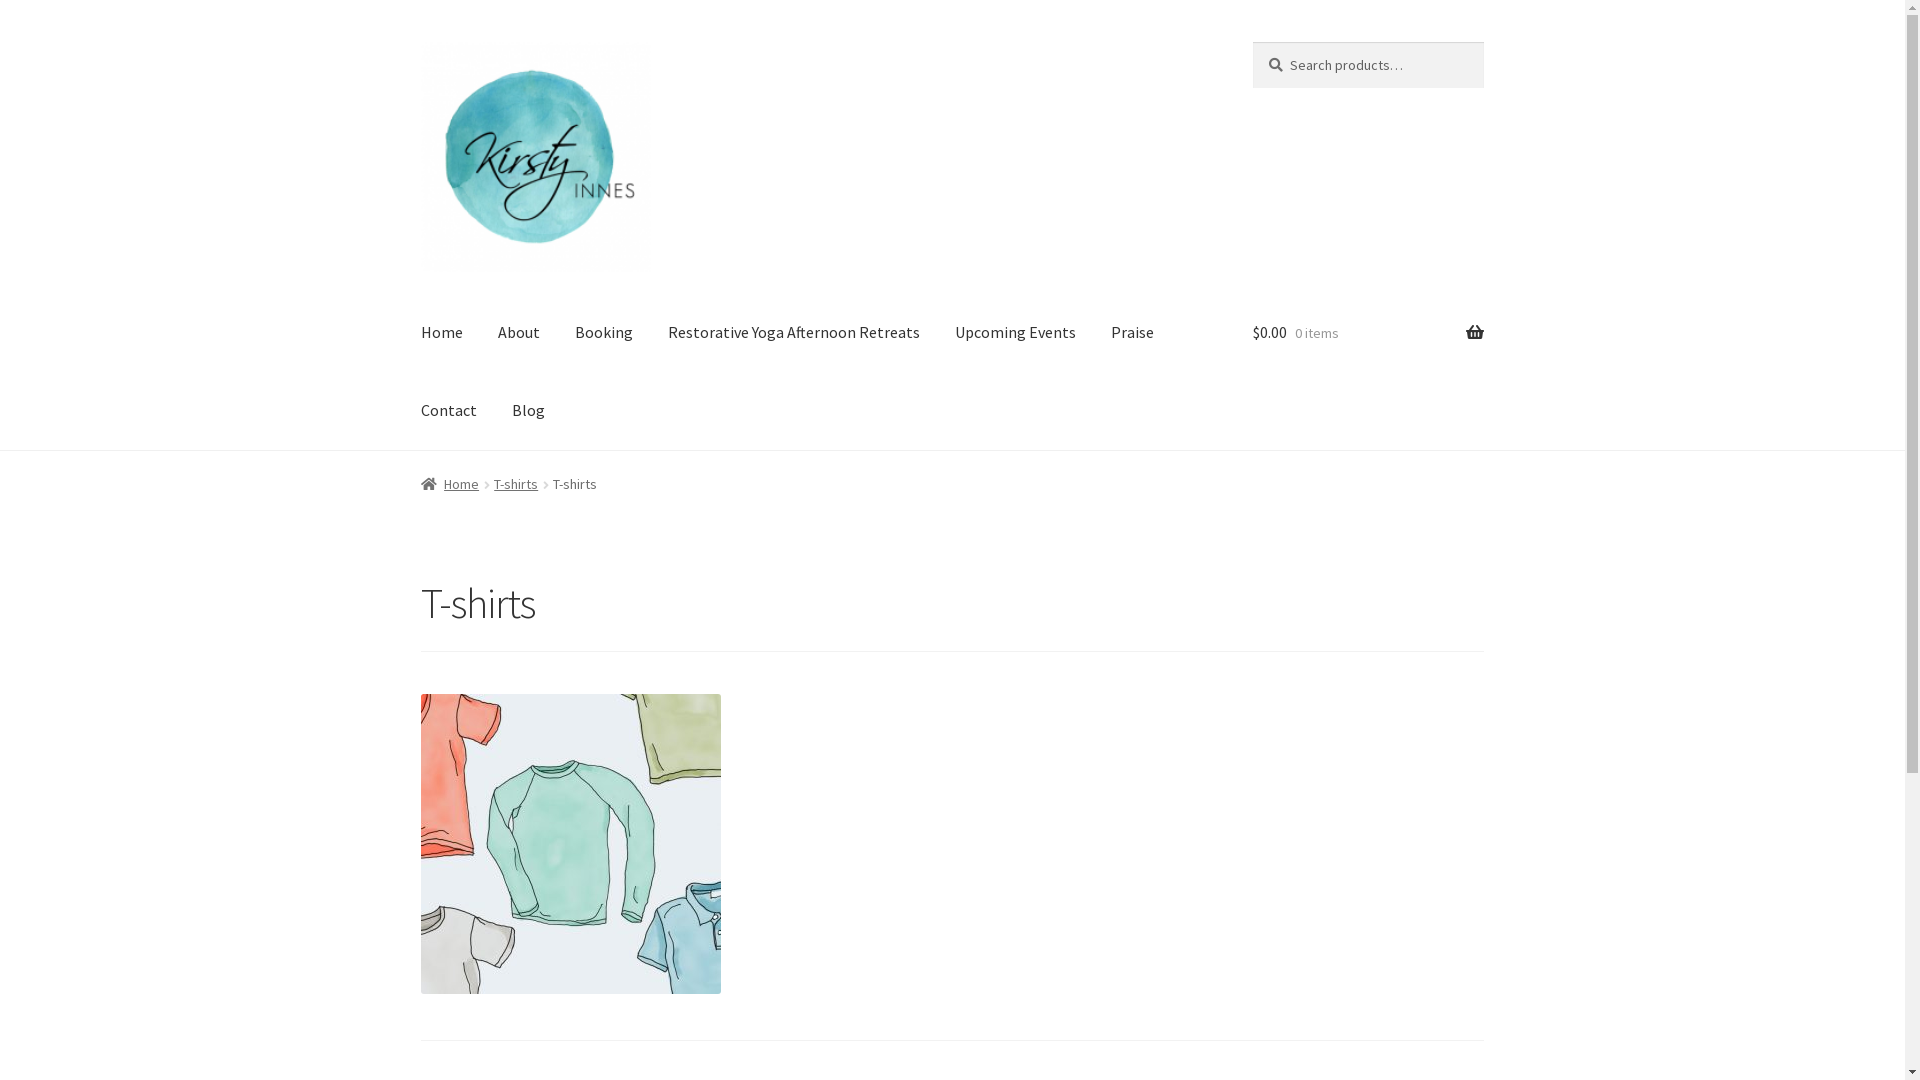  What do you see at coordinates (1251, 333) in the screenshot?
I see `'$0.00 0 items'` at bounding box center [1251, 333].